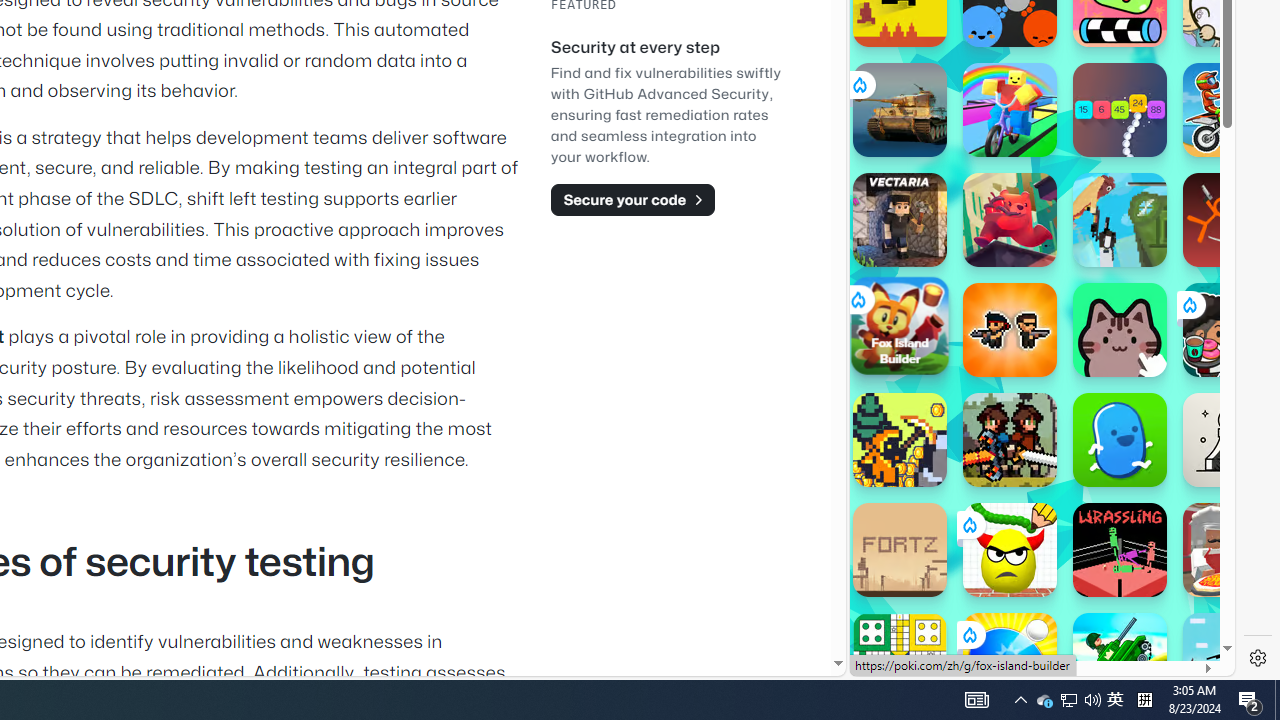 The width and height of the screenshot is (1280, 720). I want to click on 'Island Odyssey: Return of the Sea', so click(898, 438).